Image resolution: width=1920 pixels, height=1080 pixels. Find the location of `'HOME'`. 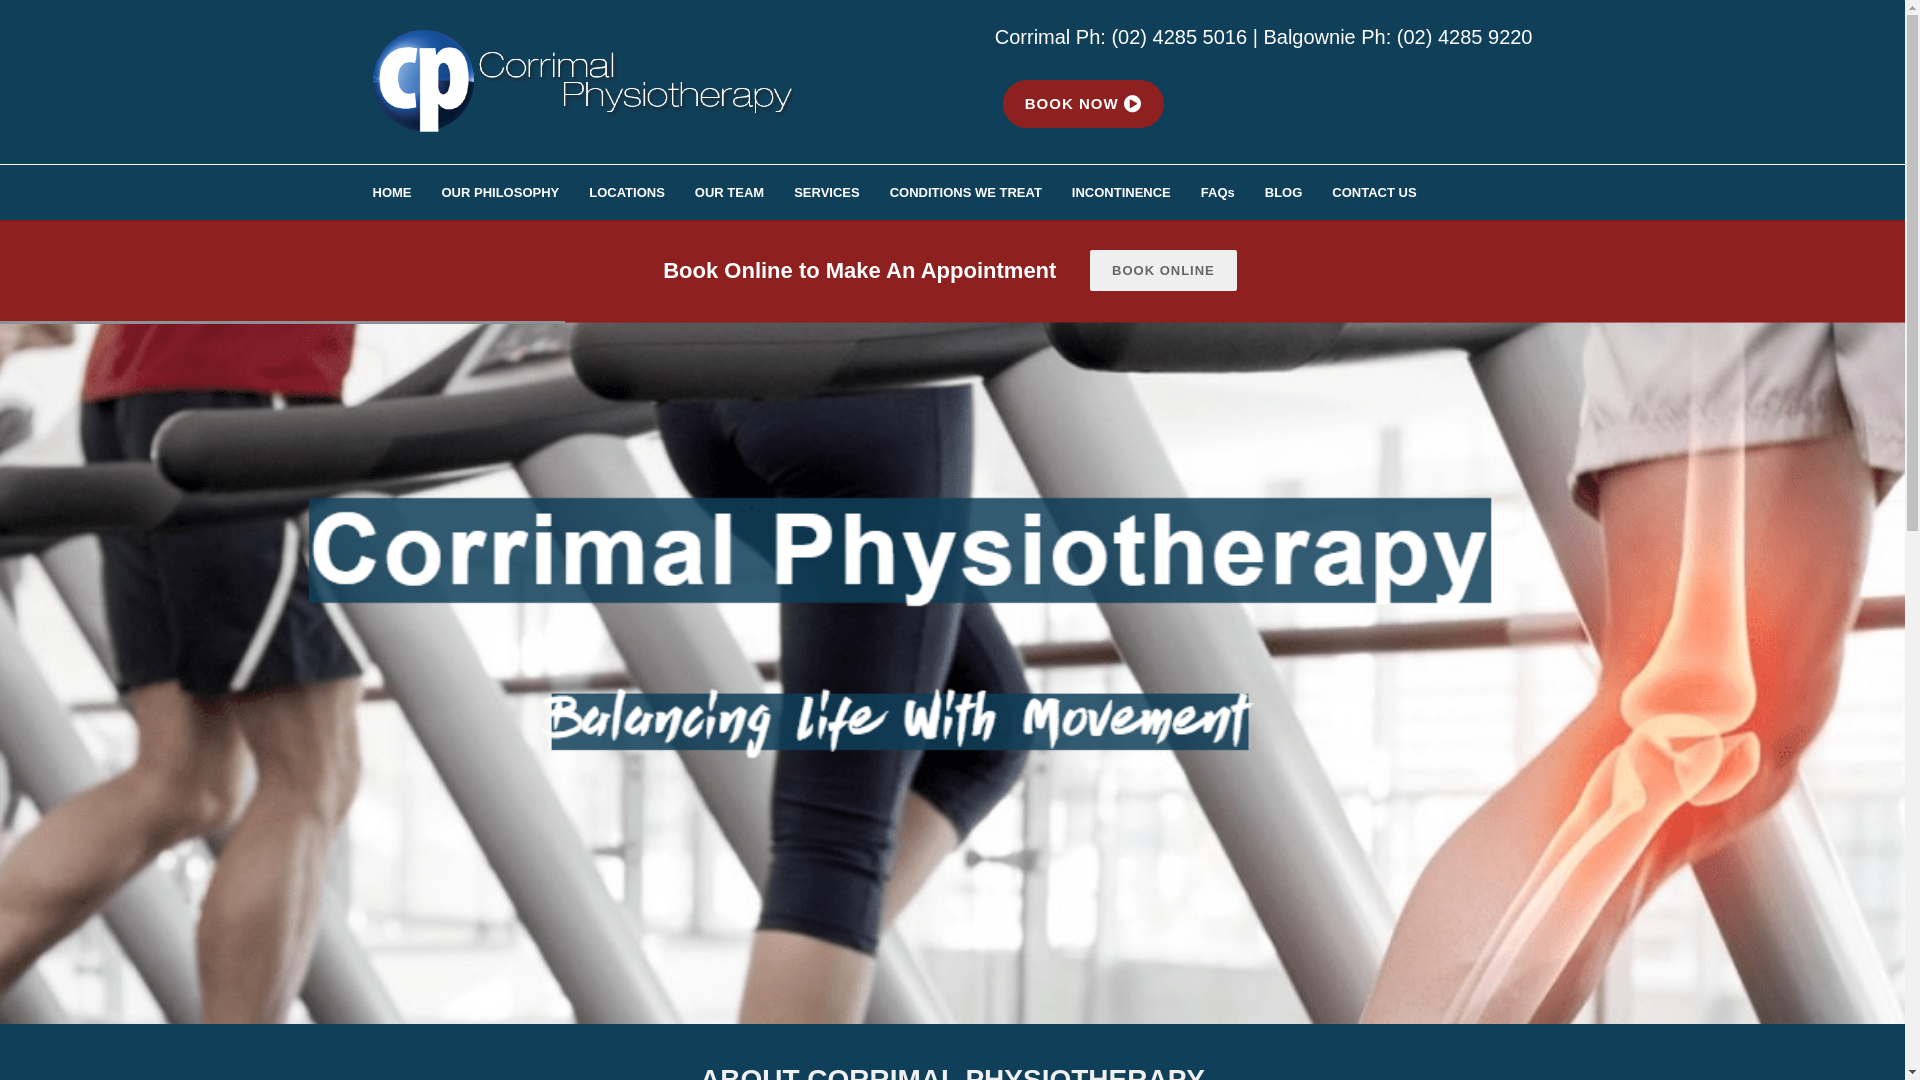

'HOME' is located at coordinates (405, 192).